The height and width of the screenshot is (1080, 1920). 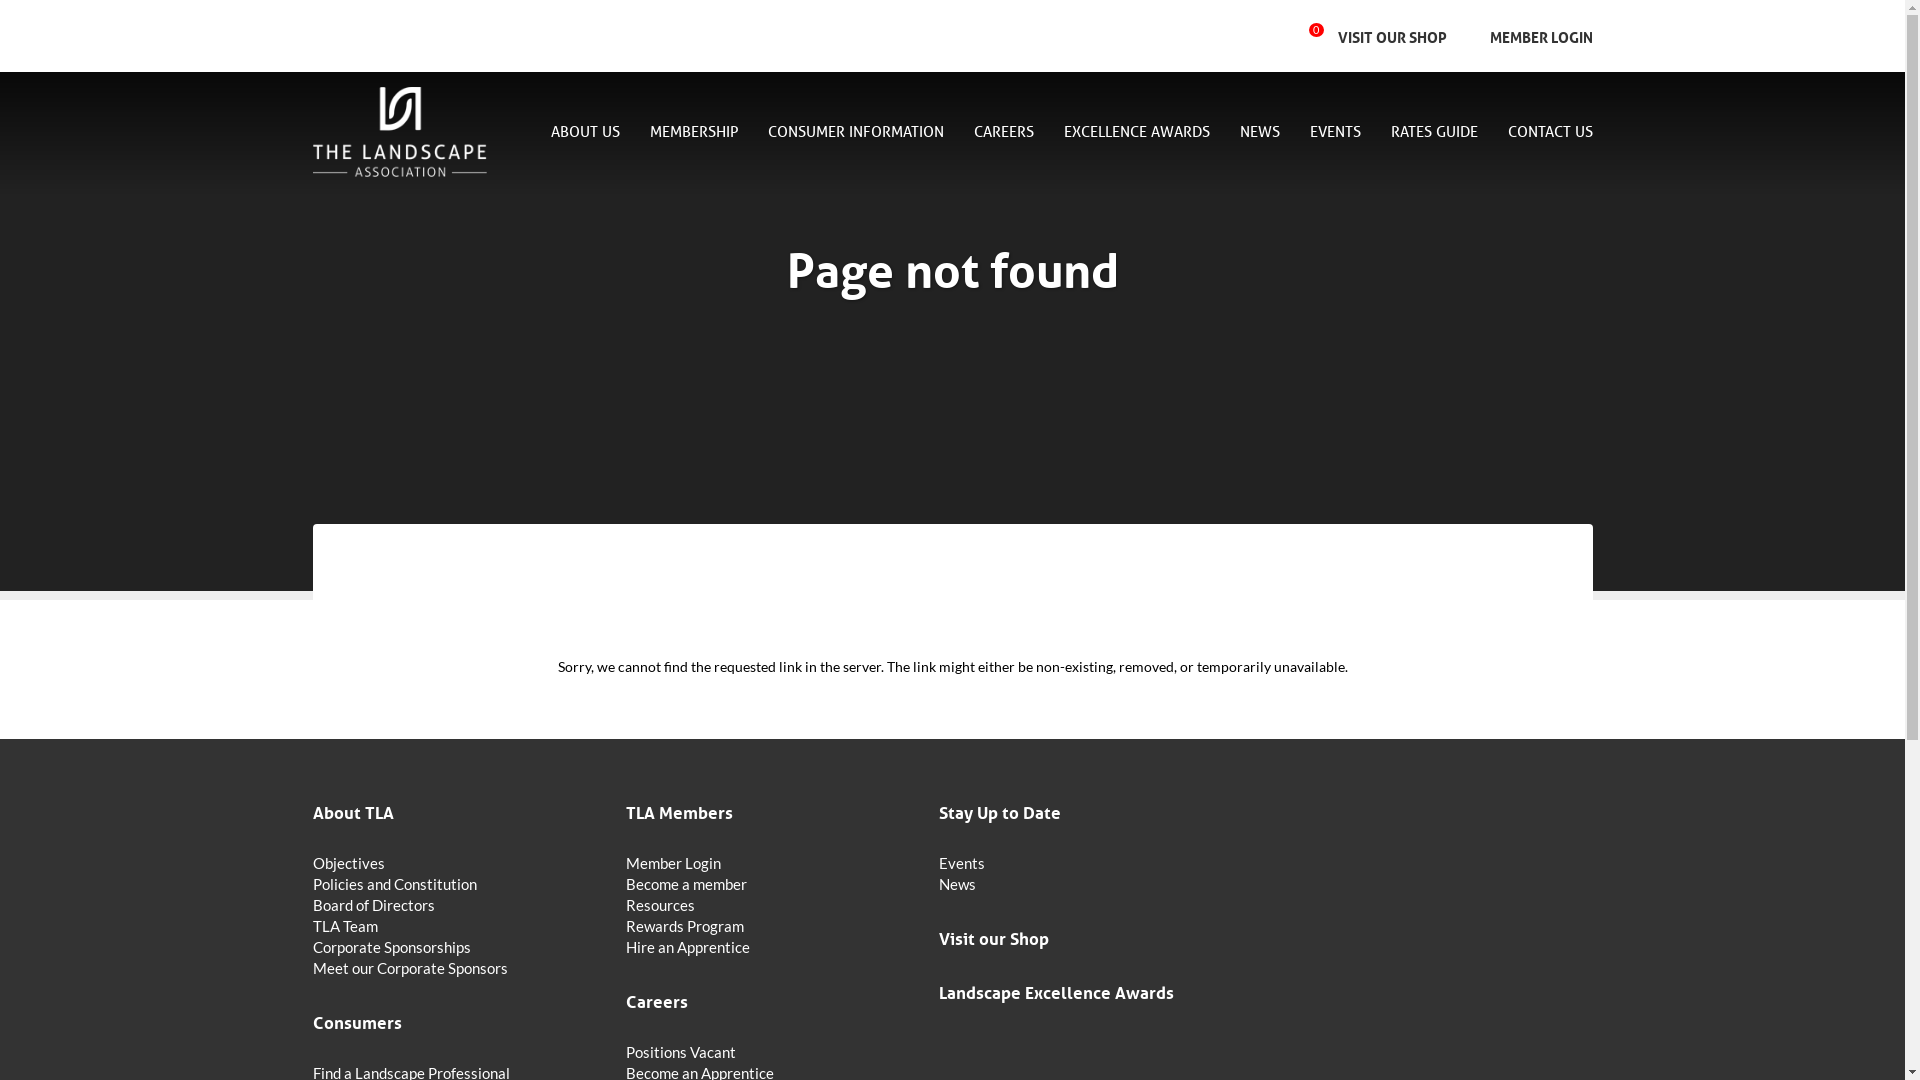 What do you see at coordinates (1540, 132) in the screenshot?
I see `'CONTACT US'` at bounding box center [1540, 132].